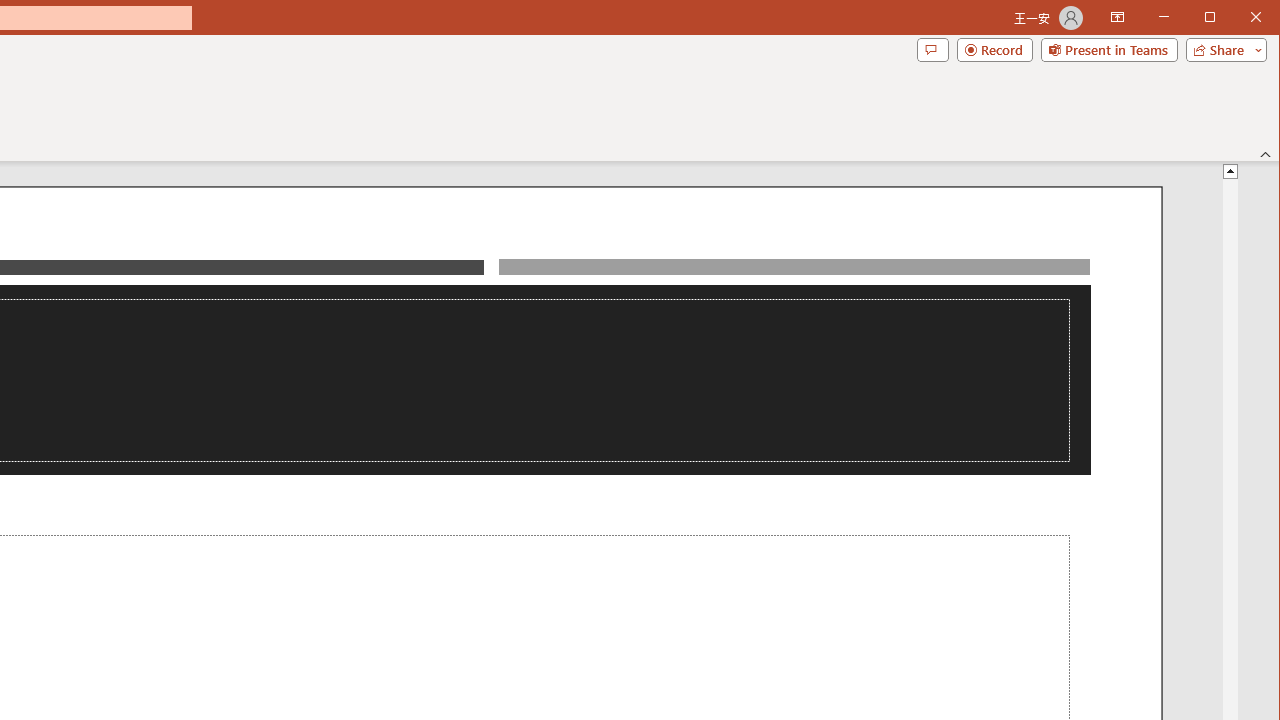  I want to click on 'Maximize', so click(1238, 19).